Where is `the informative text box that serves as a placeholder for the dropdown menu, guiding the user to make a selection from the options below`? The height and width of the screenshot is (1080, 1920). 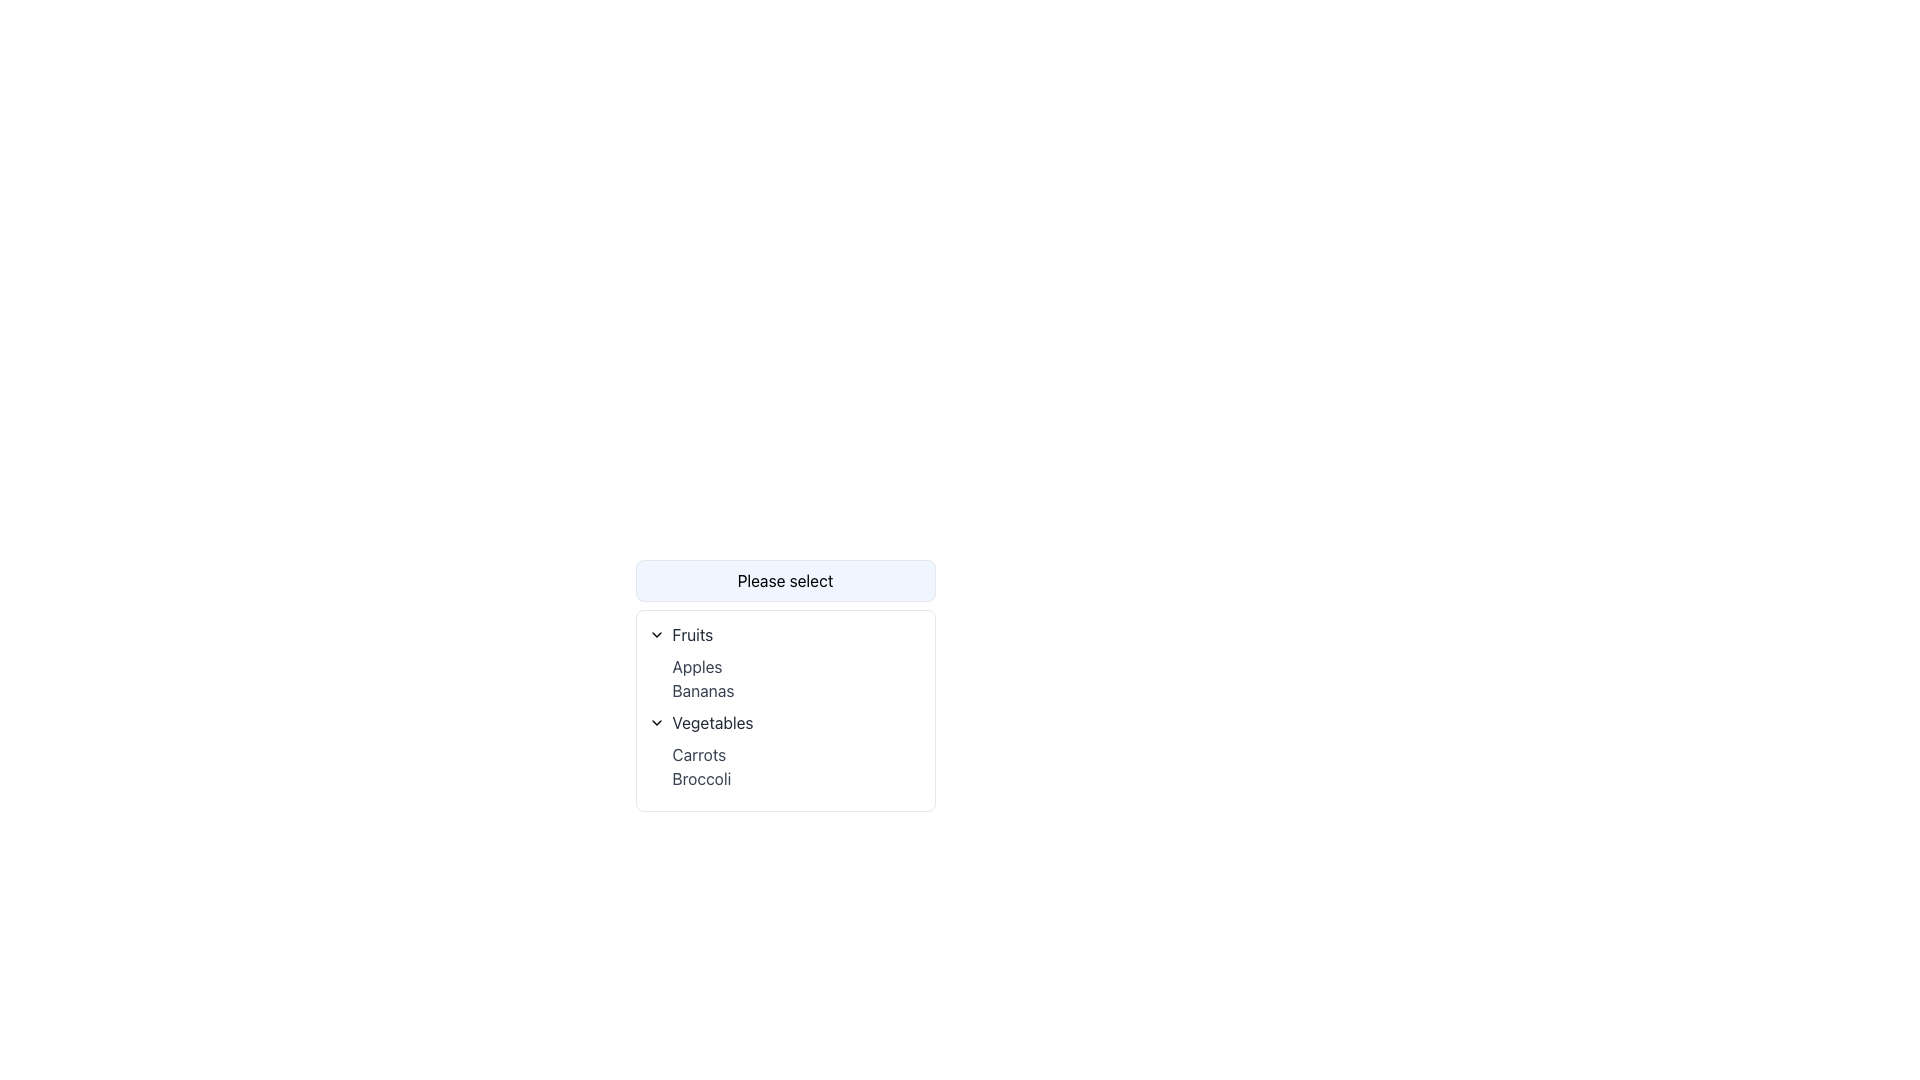
the informative text box that serves as a placeholder for the dropdown menu, guiding the user to make a selection from the options below is located at coordinates (784, 581).